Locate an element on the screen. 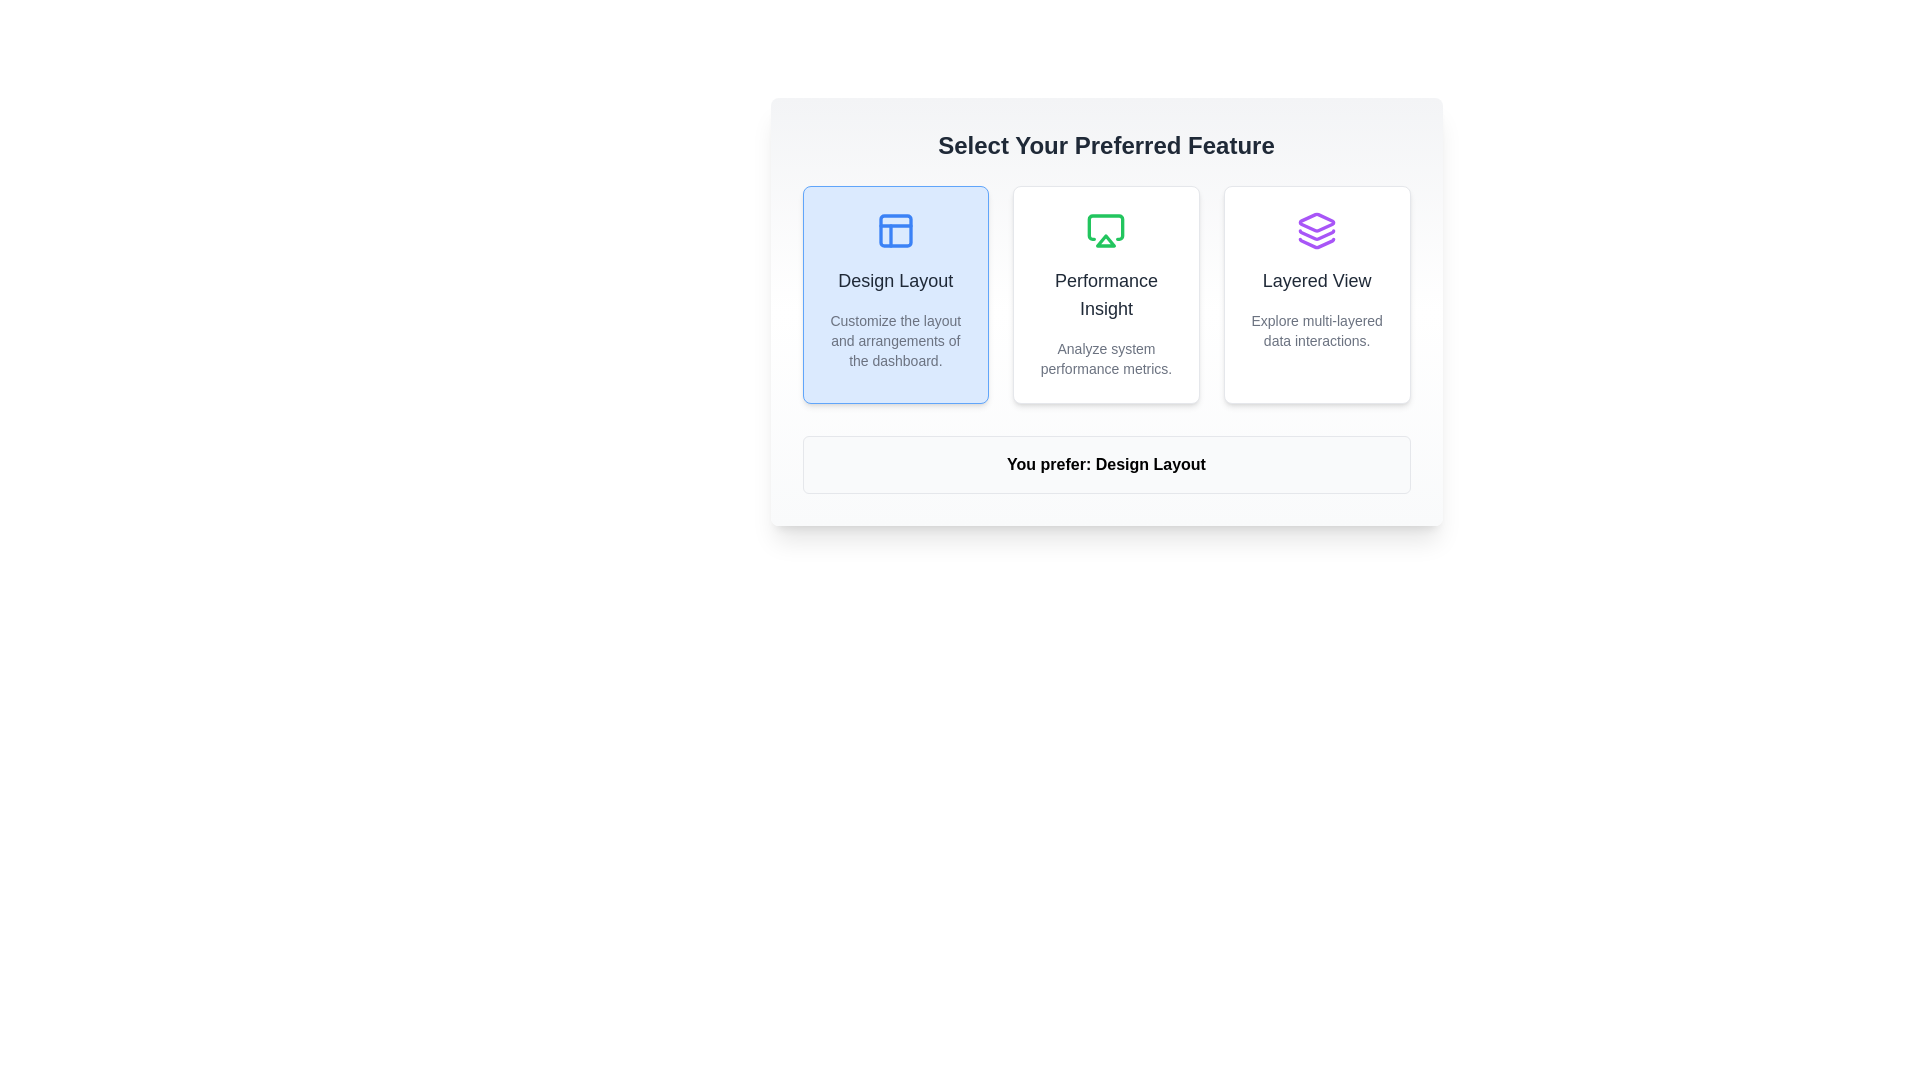 Image resolution: width=1920 pixels, height=1080 pixels. the visual identifier icon for the 'Layered View' feature, located at the top of the rightmost card in a set of three cards is located at coordinates (1317, 230).